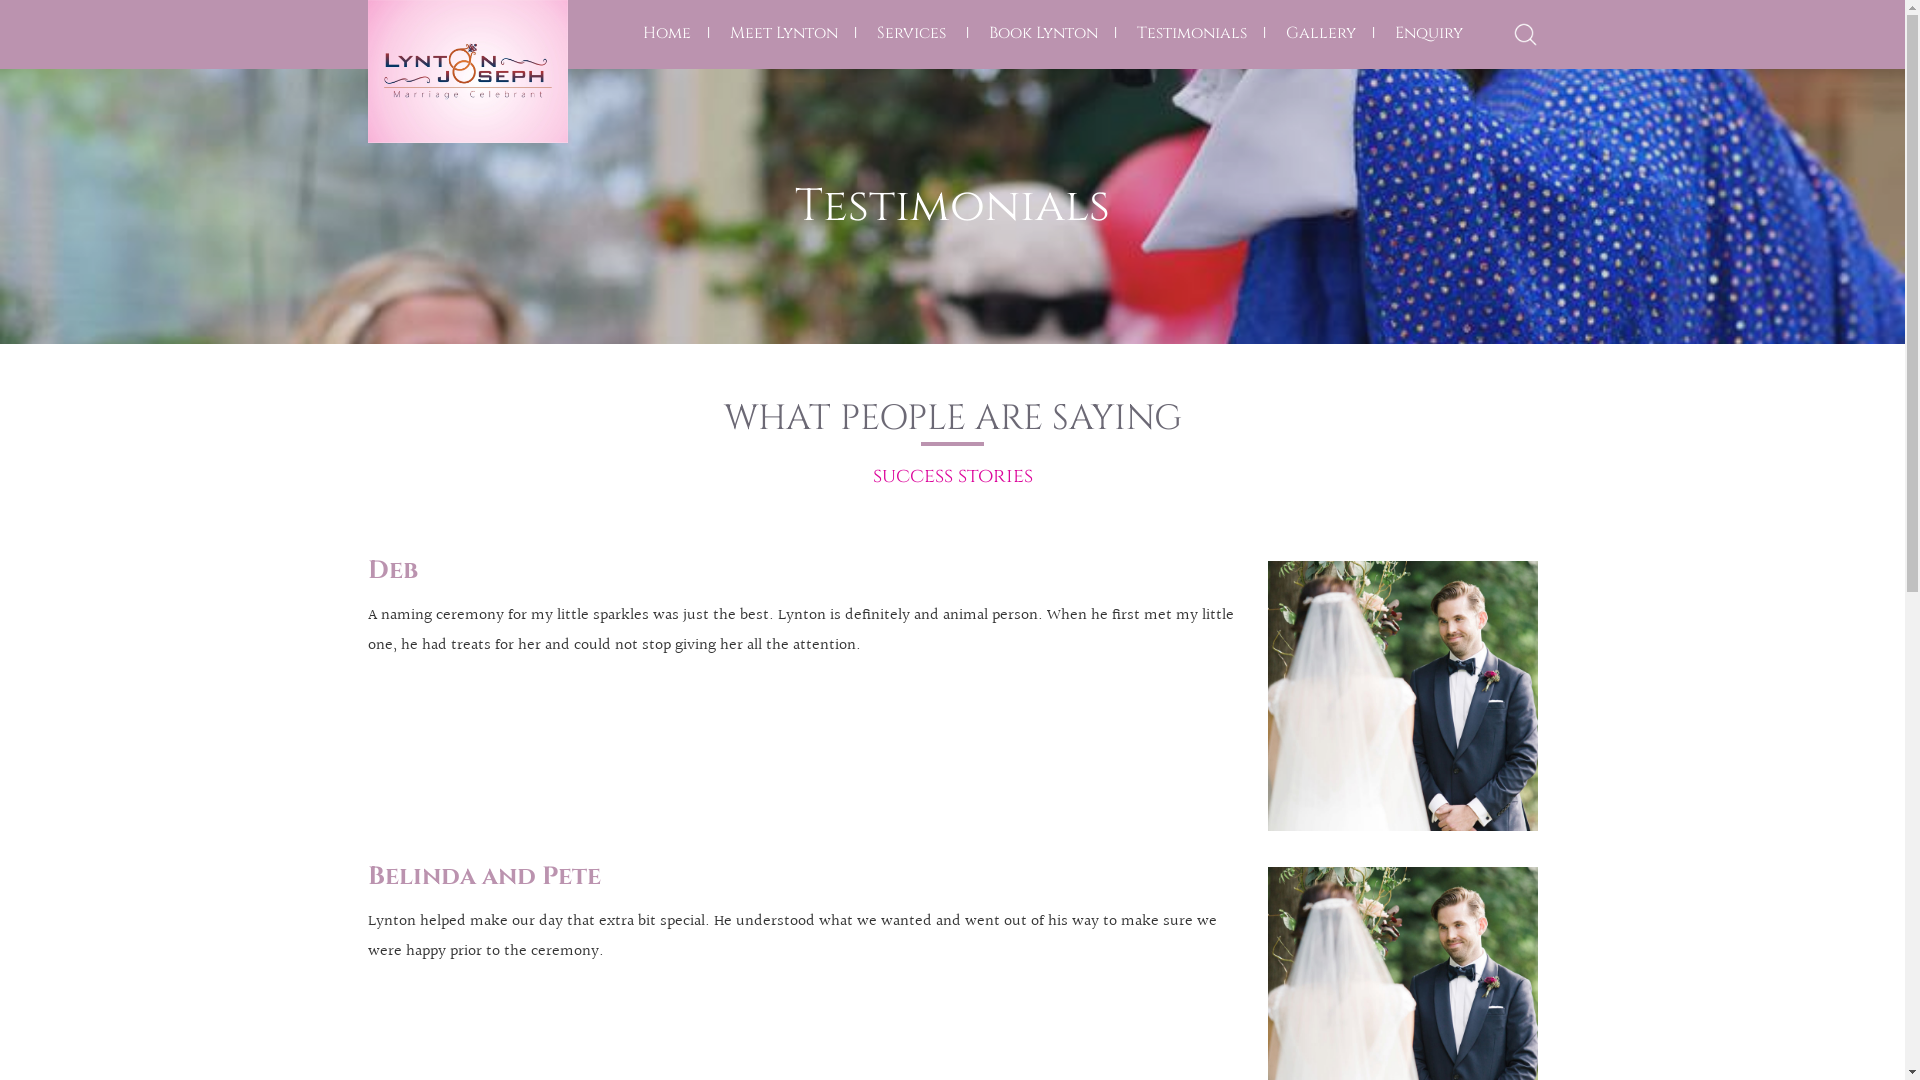 The width and height of the screenshot is (1920, 1080). Describe the element at coordinates (666, 33) in the screenshot. I see `'Home'` at that location.